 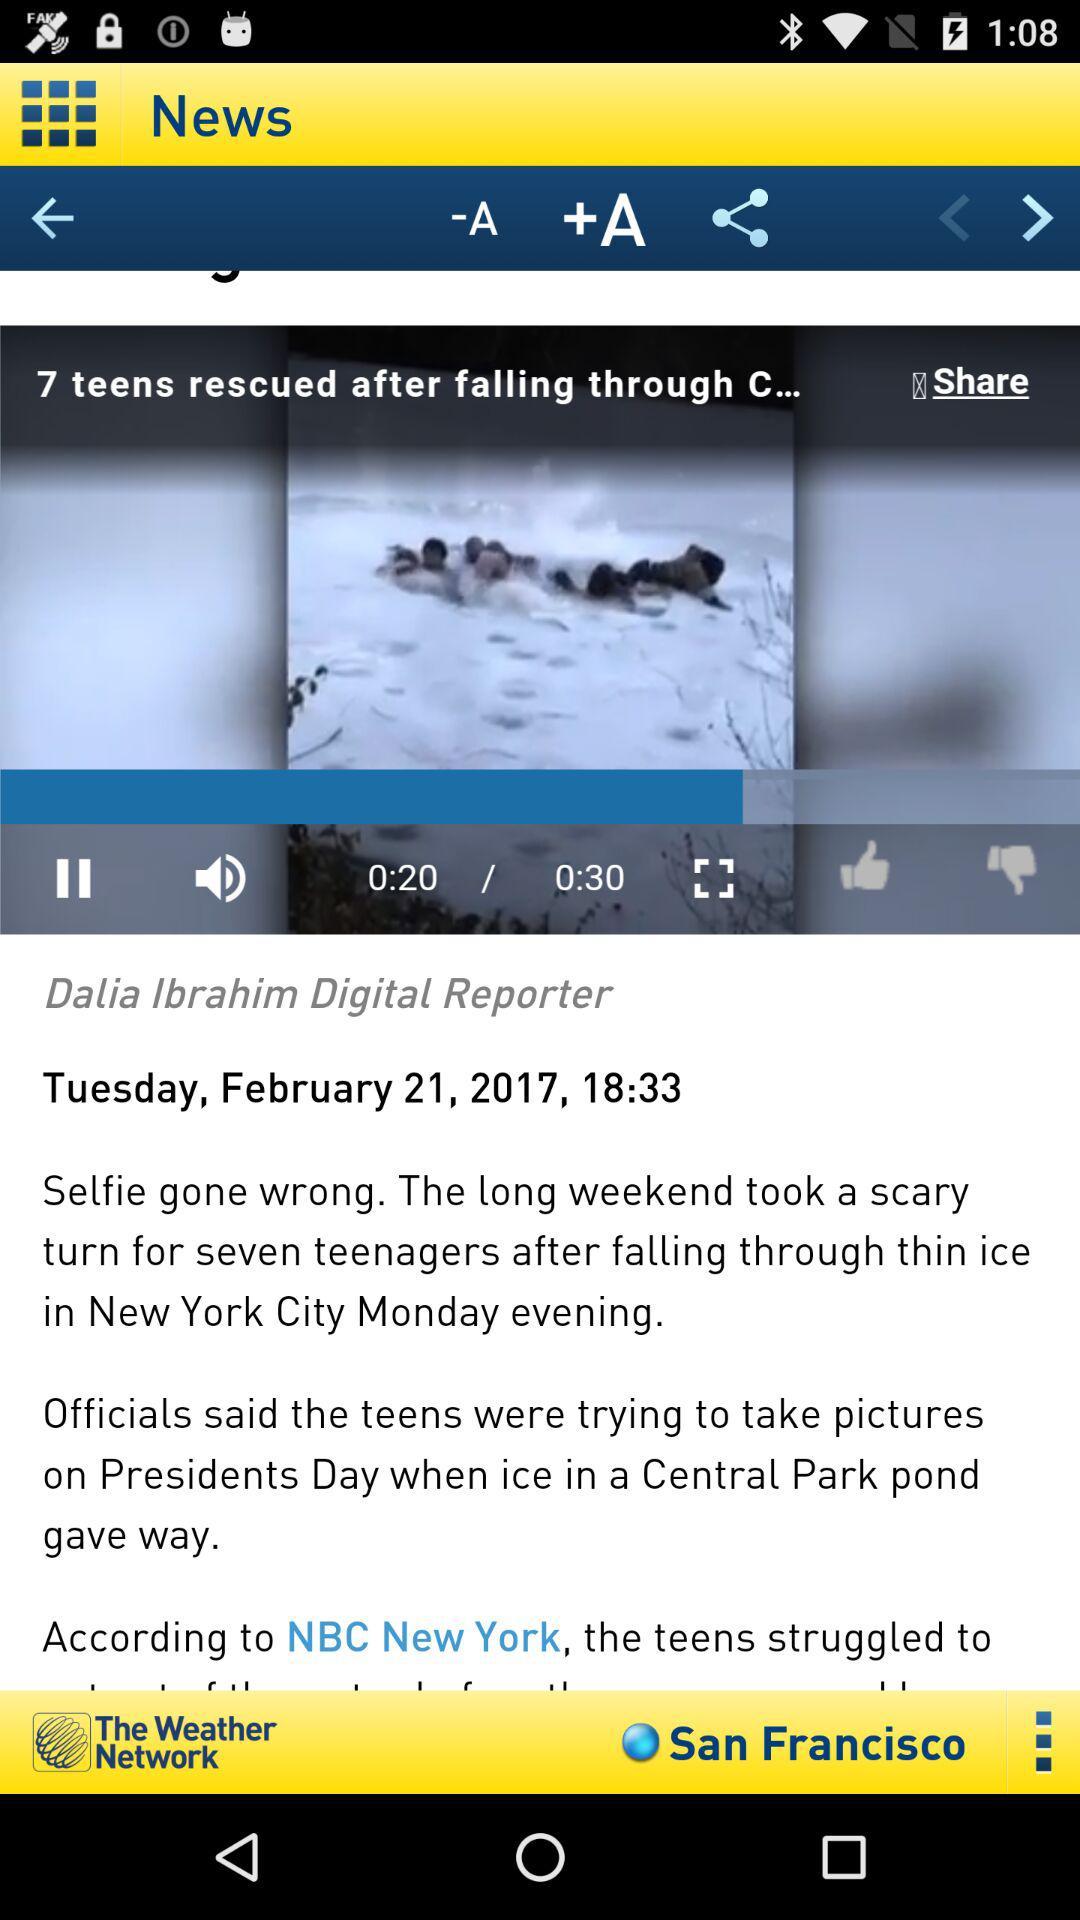 I want to click on go next, so click(x=1036, y=217).